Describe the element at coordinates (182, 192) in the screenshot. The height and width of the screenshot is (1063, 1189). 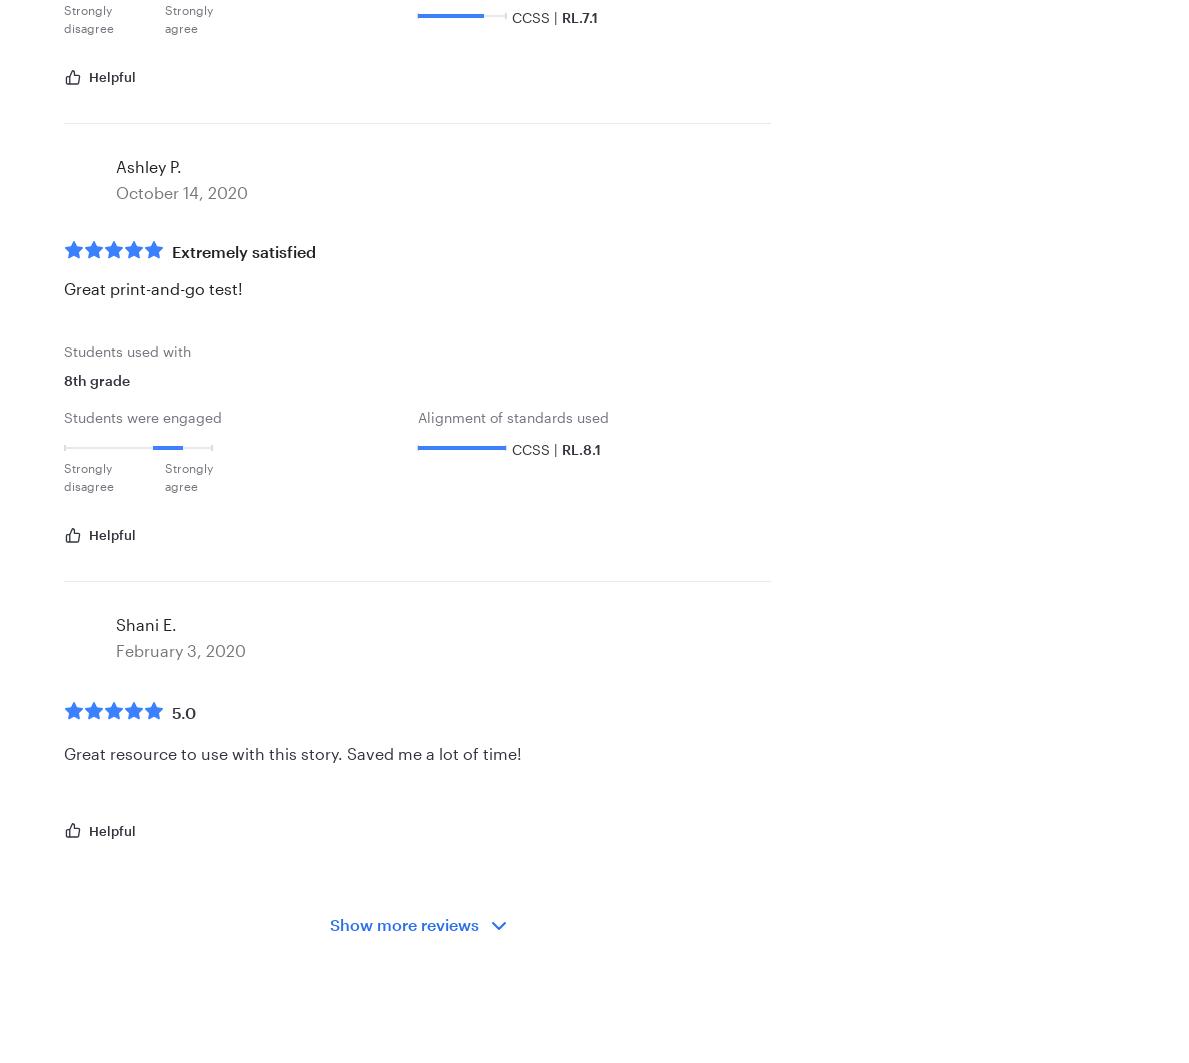
I see `'October 14, 2020'` at that location.